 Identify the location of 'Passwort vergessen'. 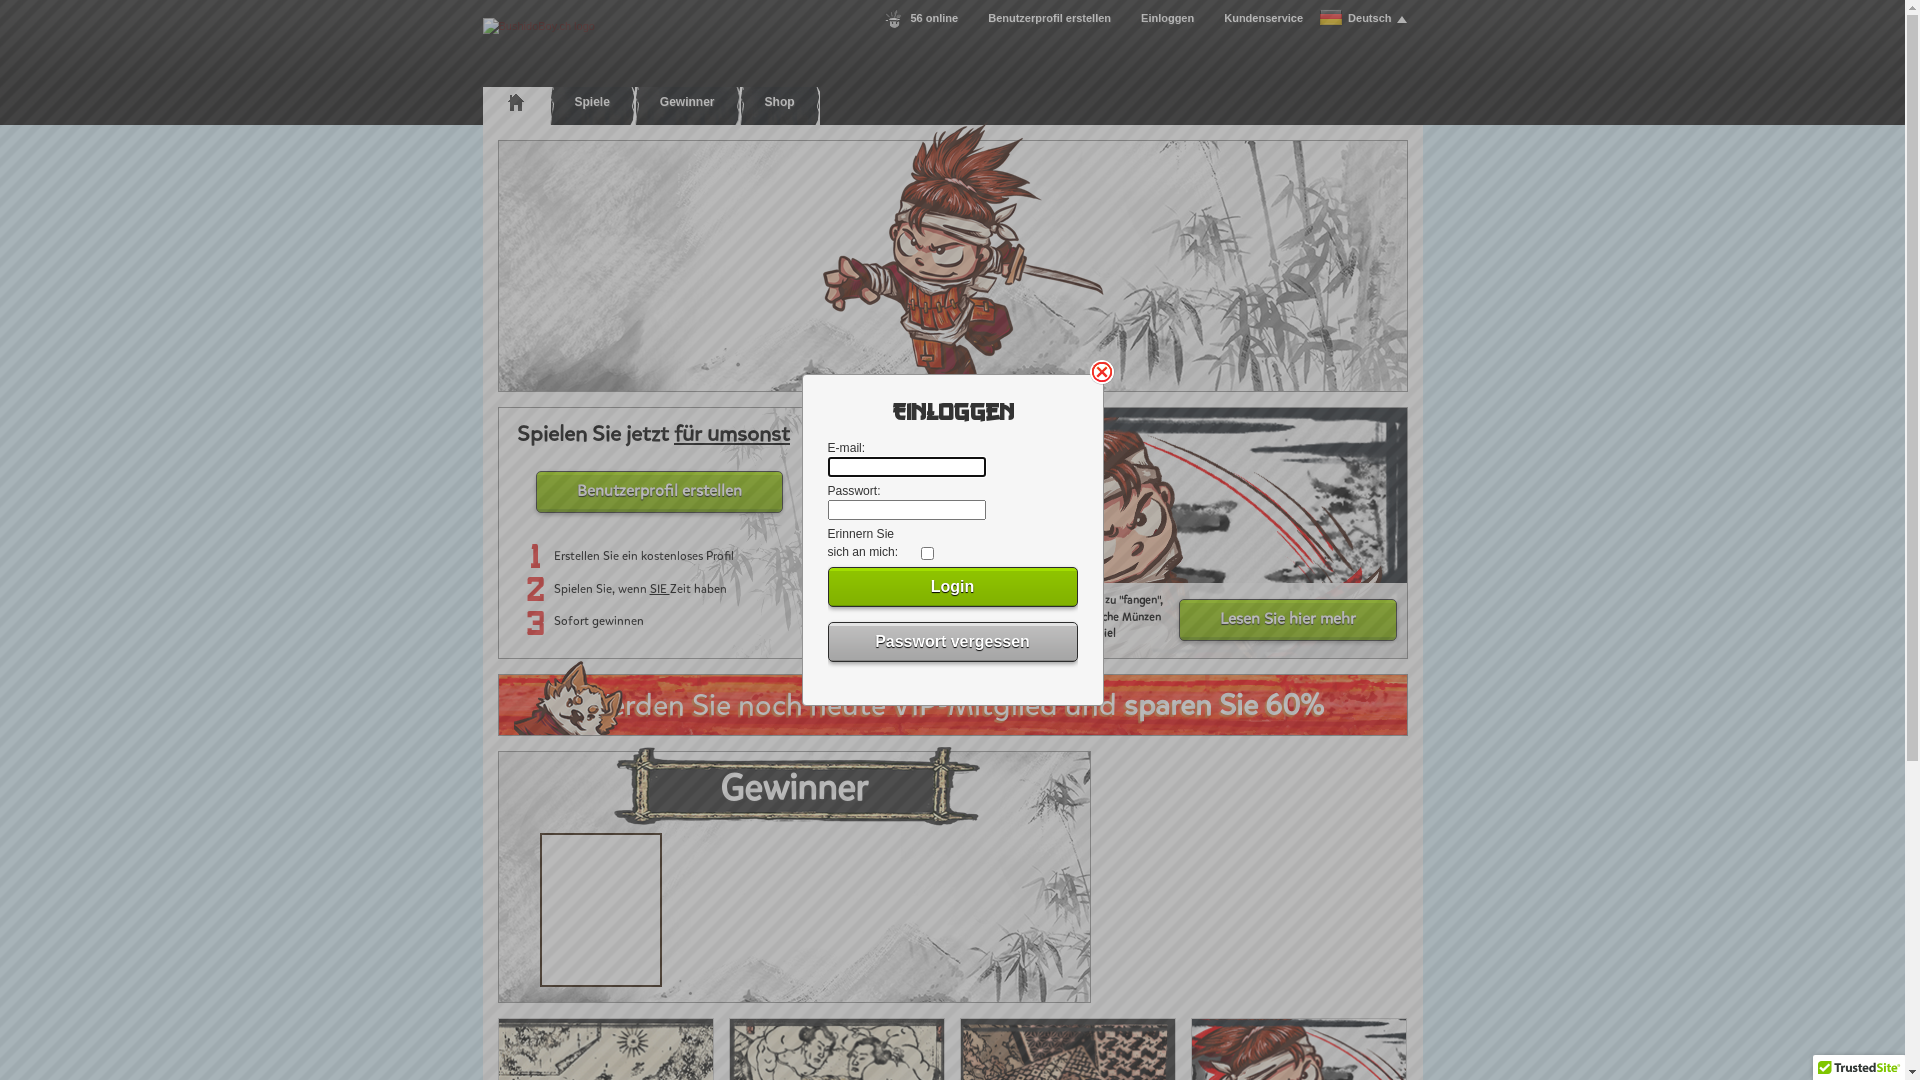
(952, 641).